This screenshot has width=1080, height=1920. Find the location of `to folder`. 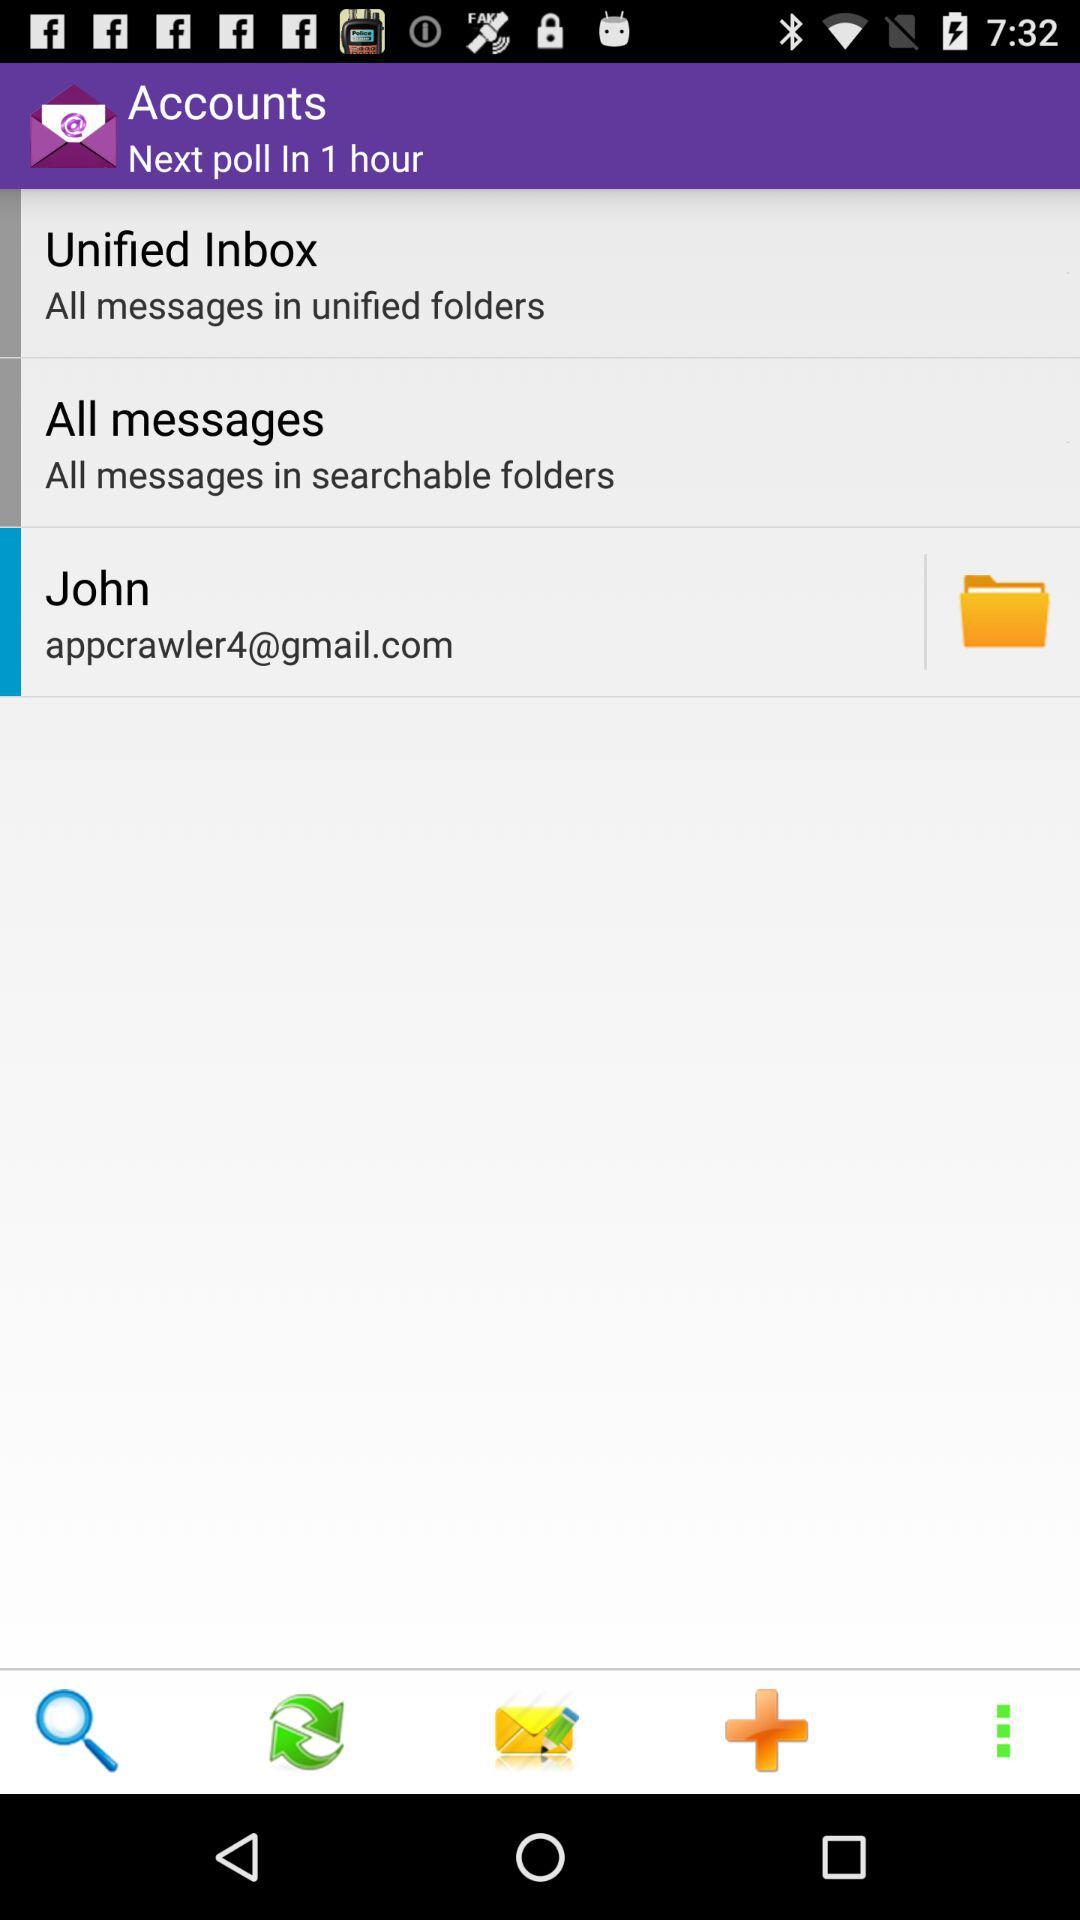

to folder is located at coordinates (1004, 610).